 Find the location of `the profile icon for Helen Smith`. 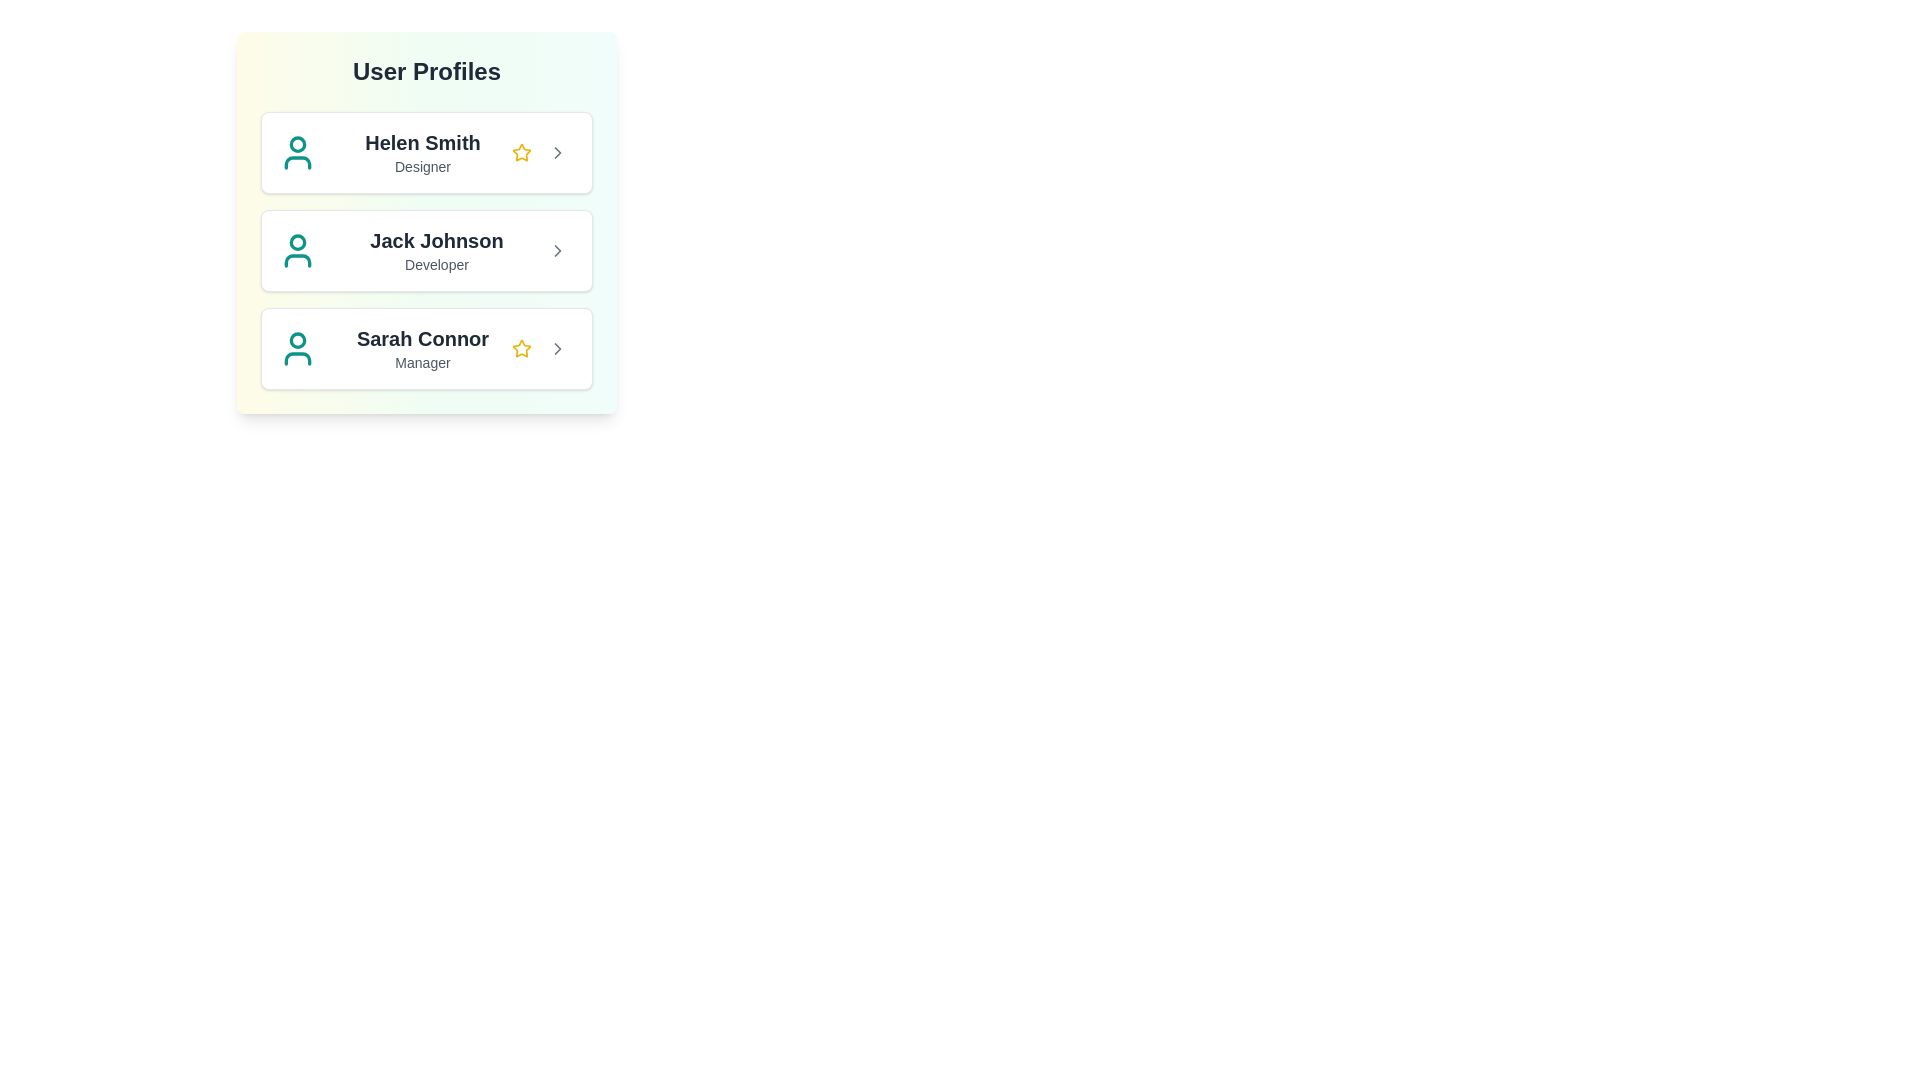

the profile icon for Helen Smith is located at coordinates (296, 152).